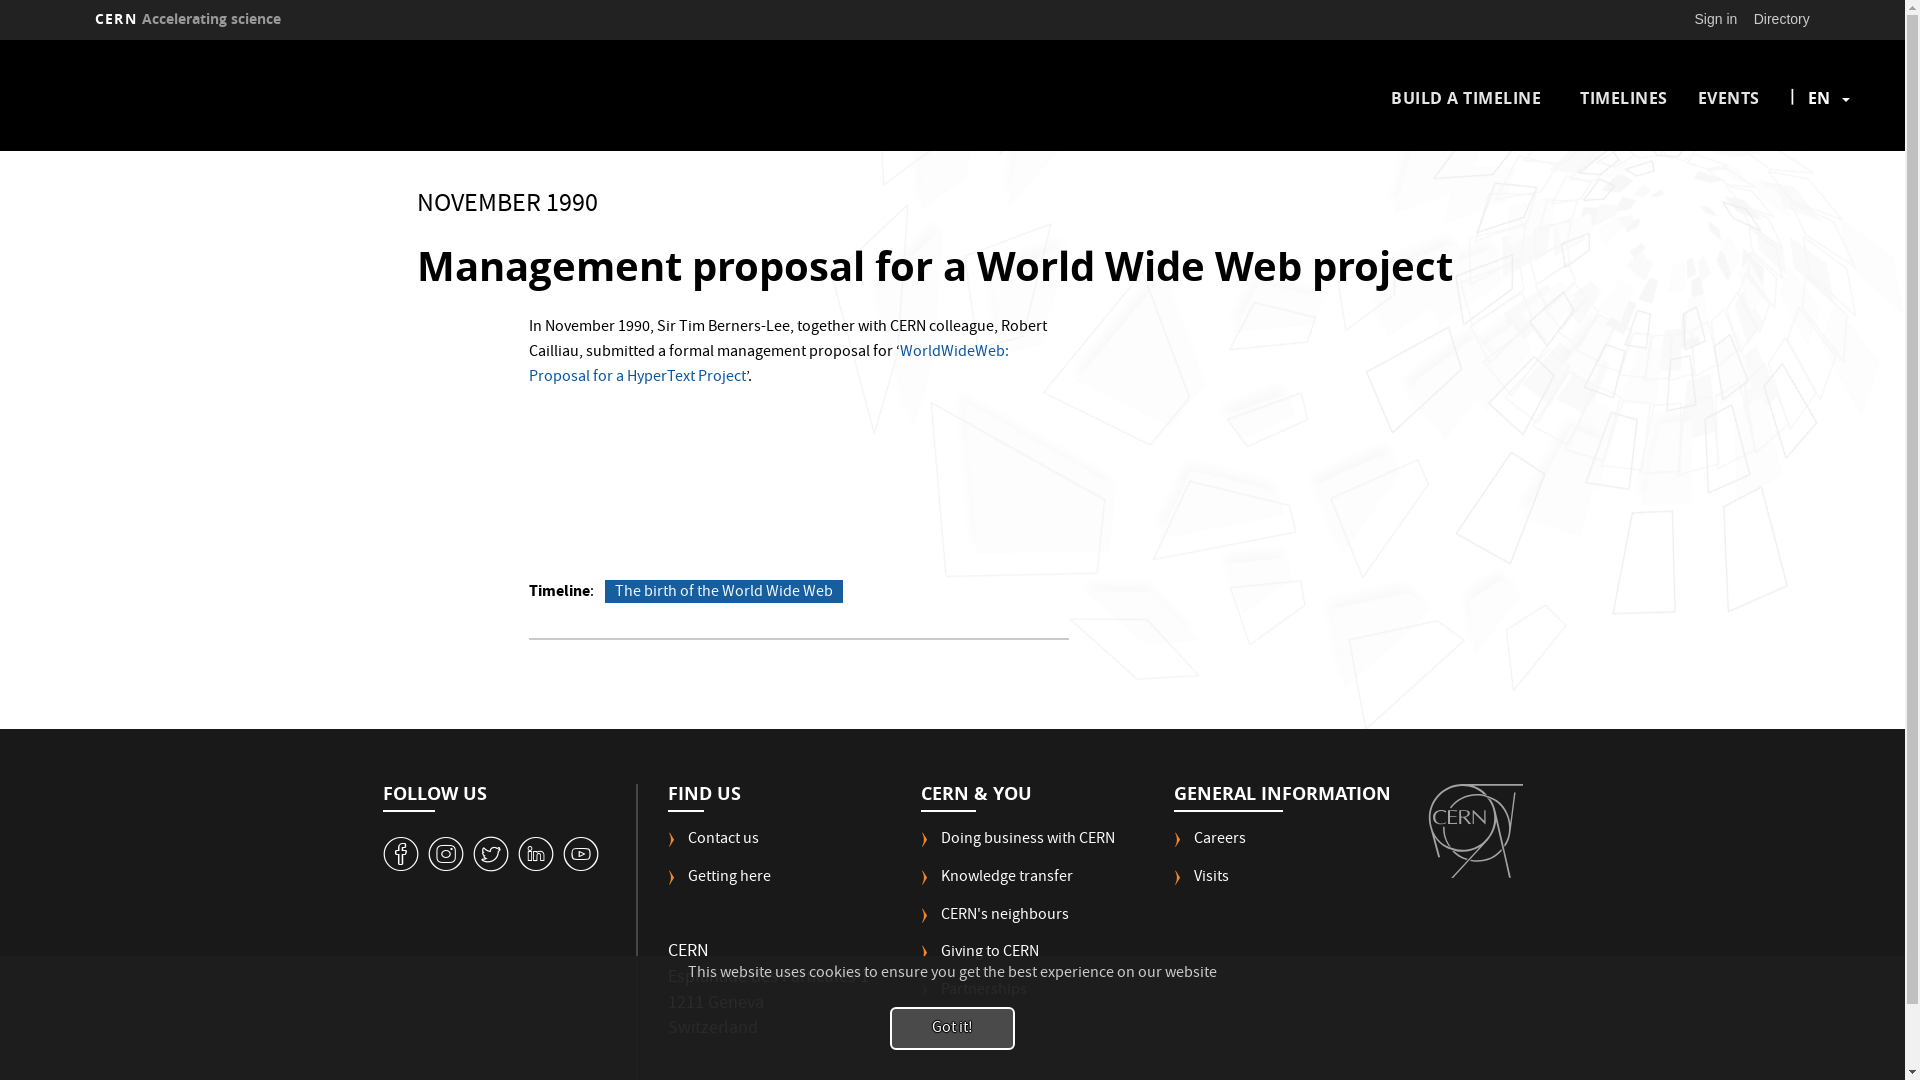 The width and height of the screenshot is (1920, 1080). I want to click on 'J', so click(445, 854).